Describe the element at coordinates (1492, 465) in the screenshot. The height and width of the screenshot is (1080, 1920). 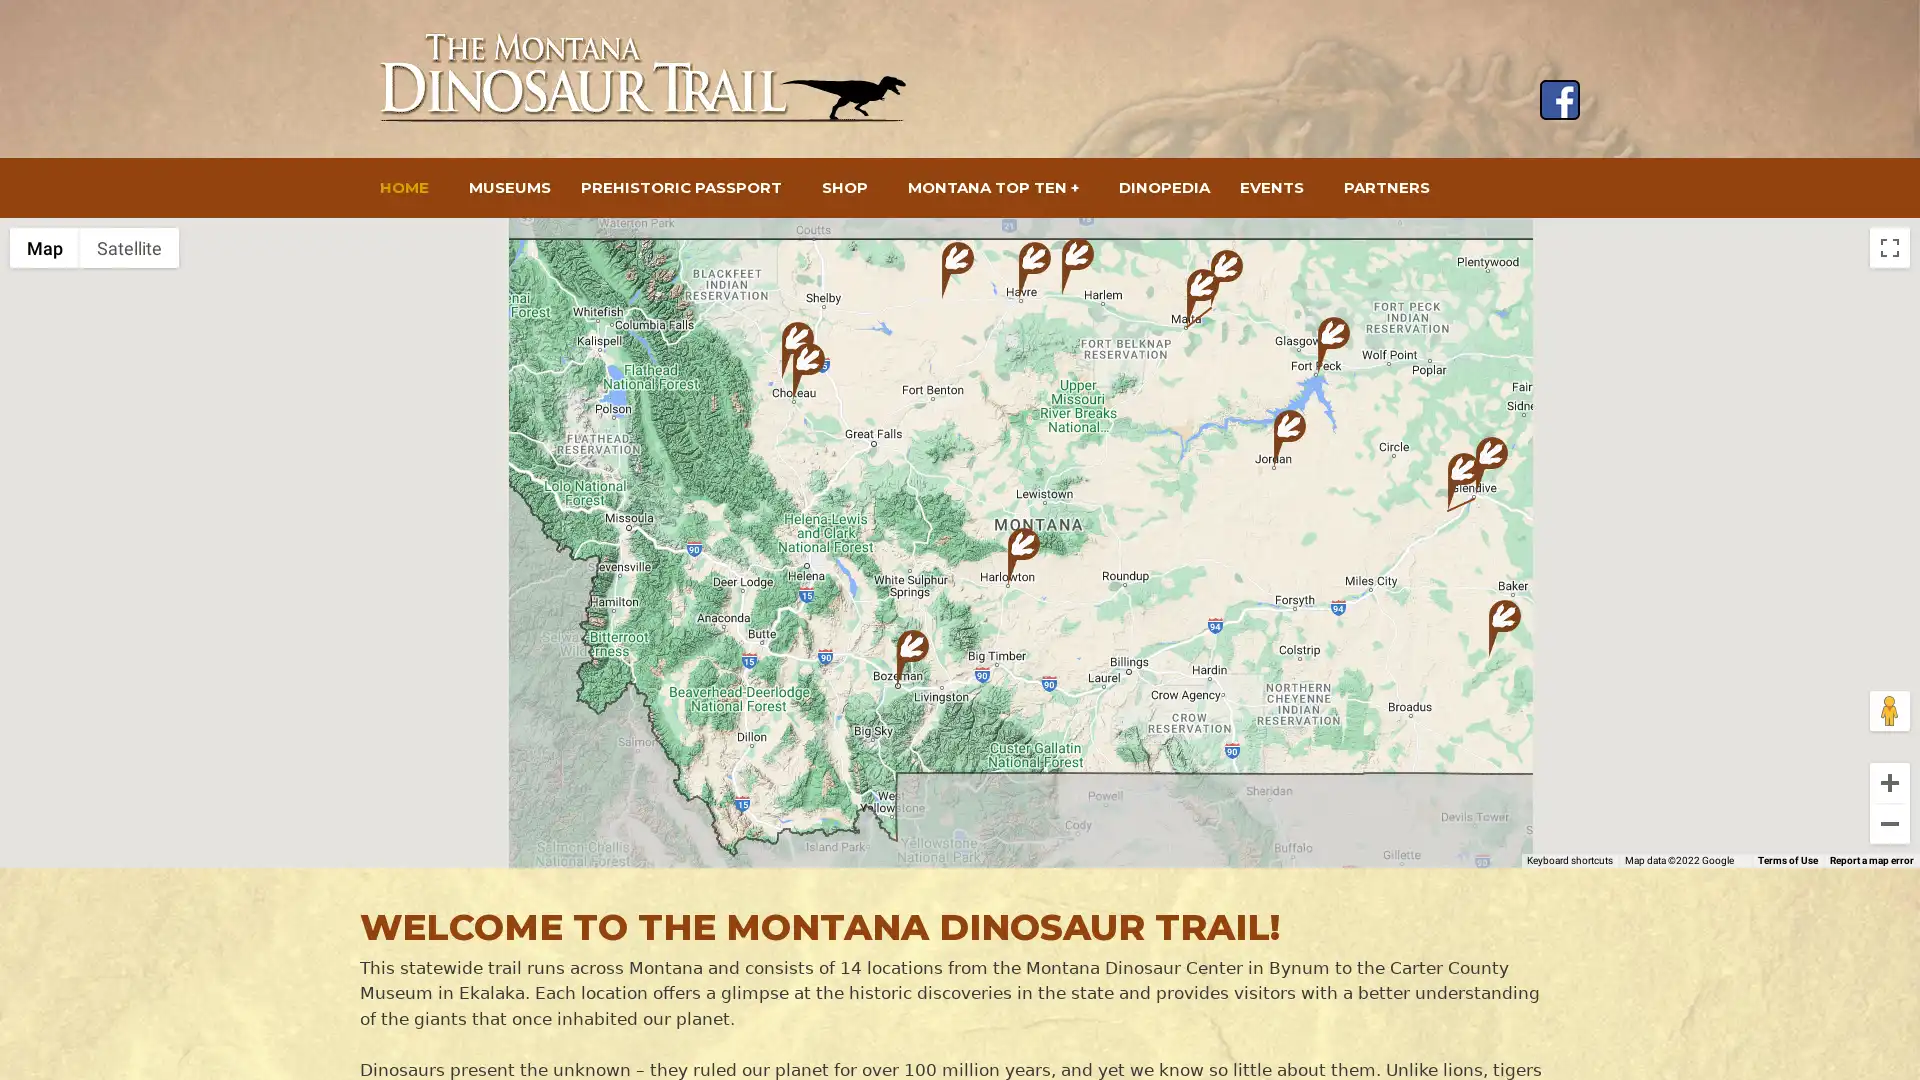
I see `Frontier Gateway Museum` at that location.